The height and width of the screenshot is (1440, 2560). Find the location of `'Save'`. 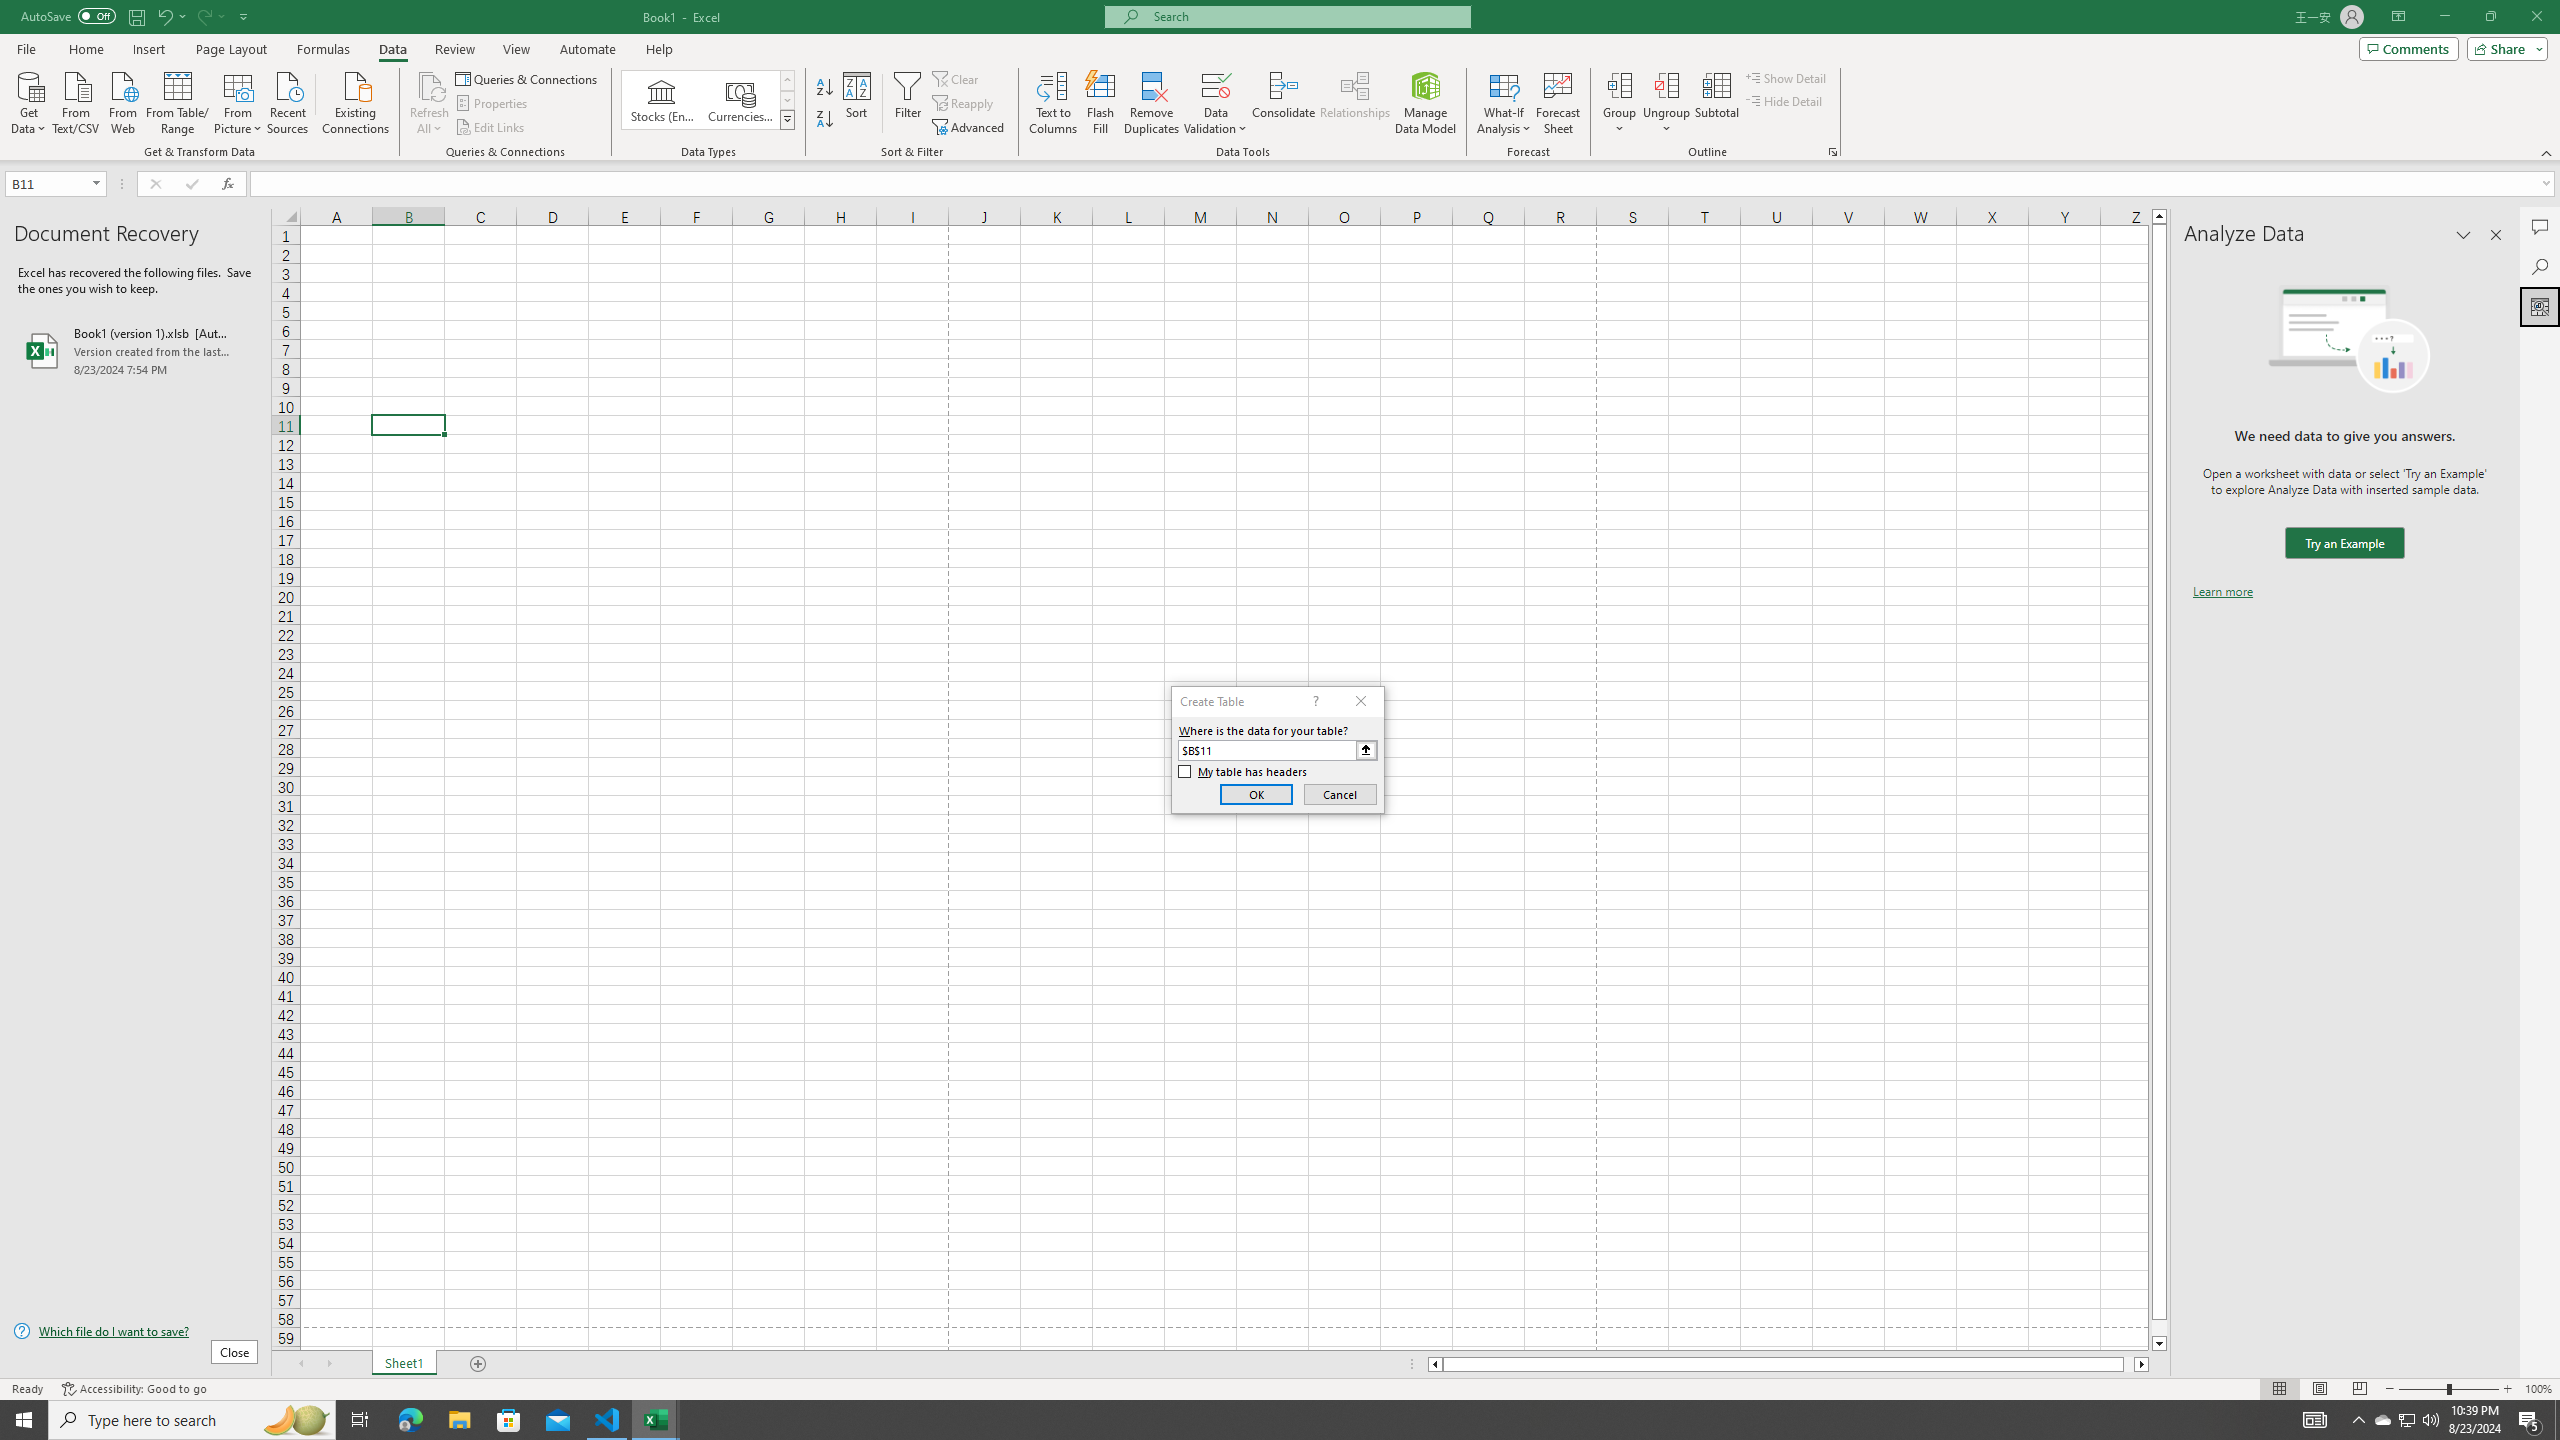

'Save' is located at coordinates (135, 15).